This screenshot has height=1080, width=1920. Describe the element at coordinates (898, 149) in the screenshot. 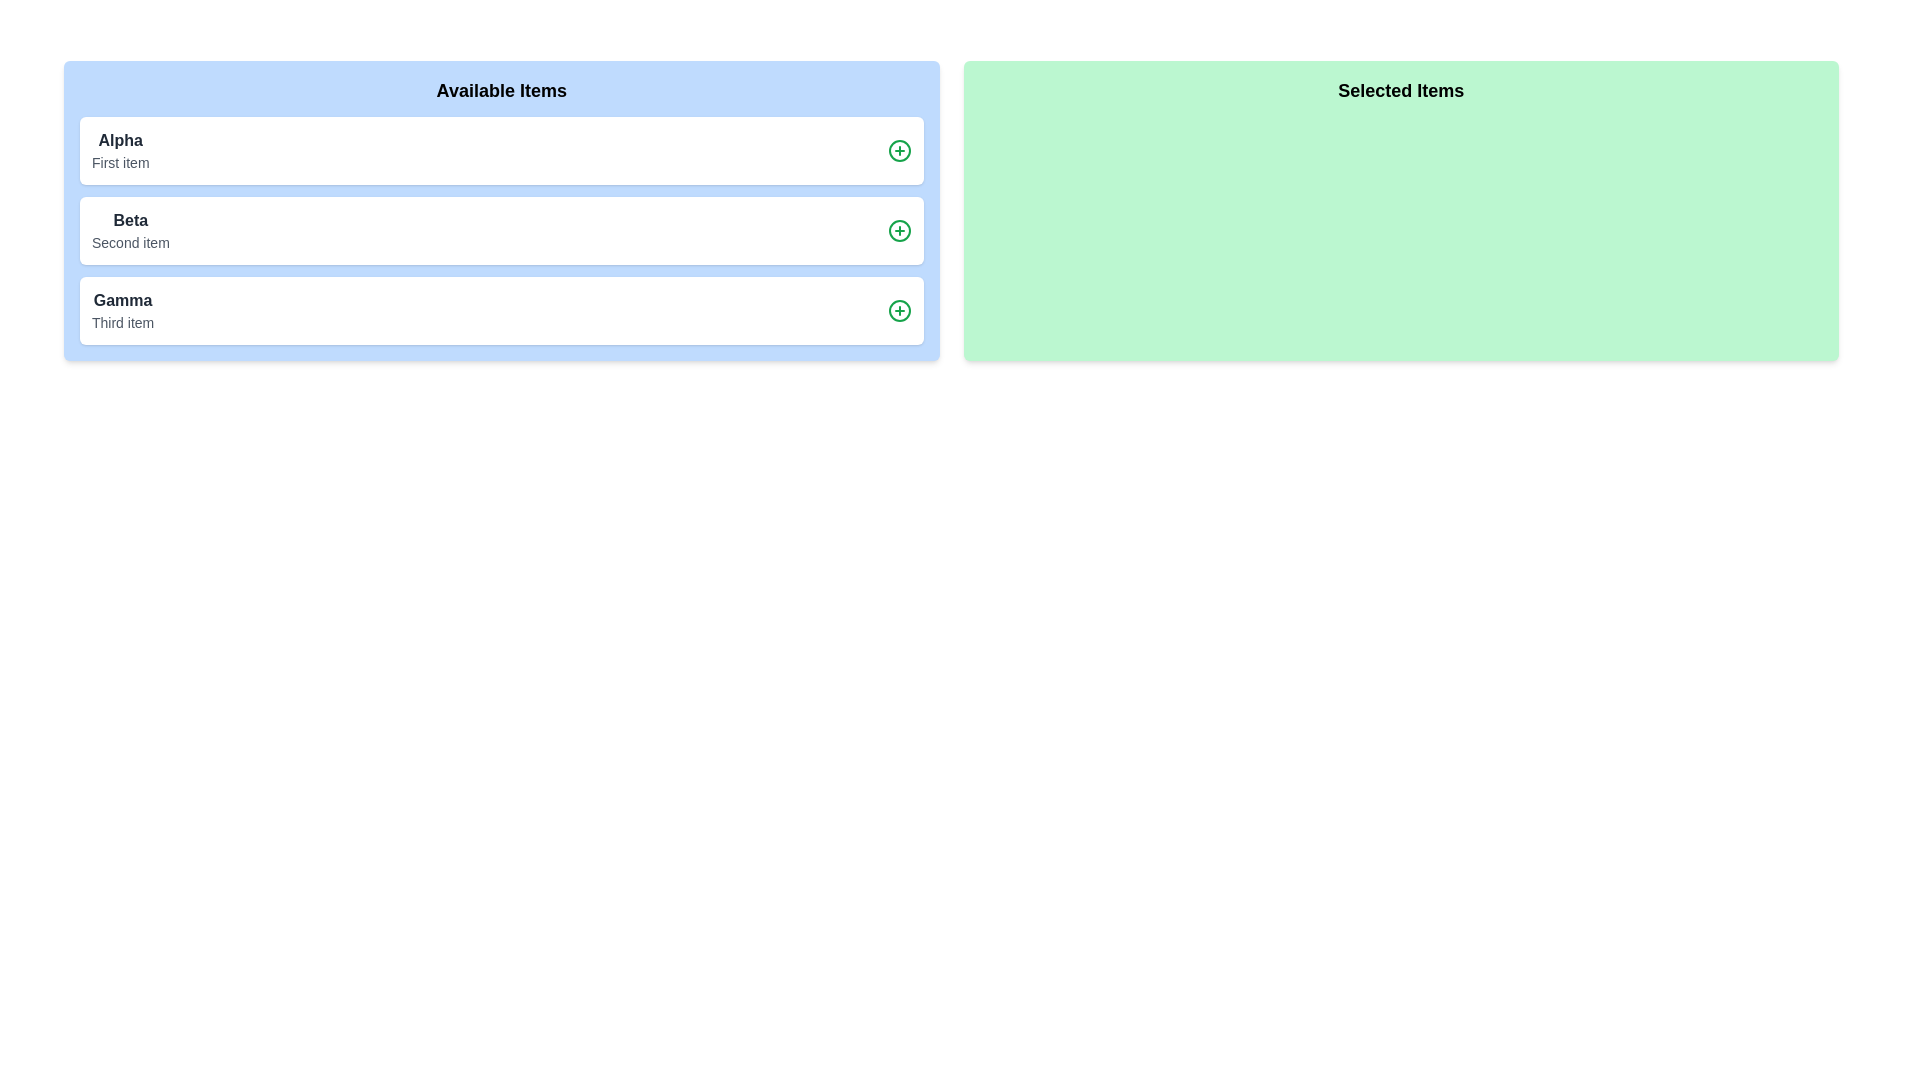

I see `plus button next to the item labeled Alpha in the Available Items list` at that location.